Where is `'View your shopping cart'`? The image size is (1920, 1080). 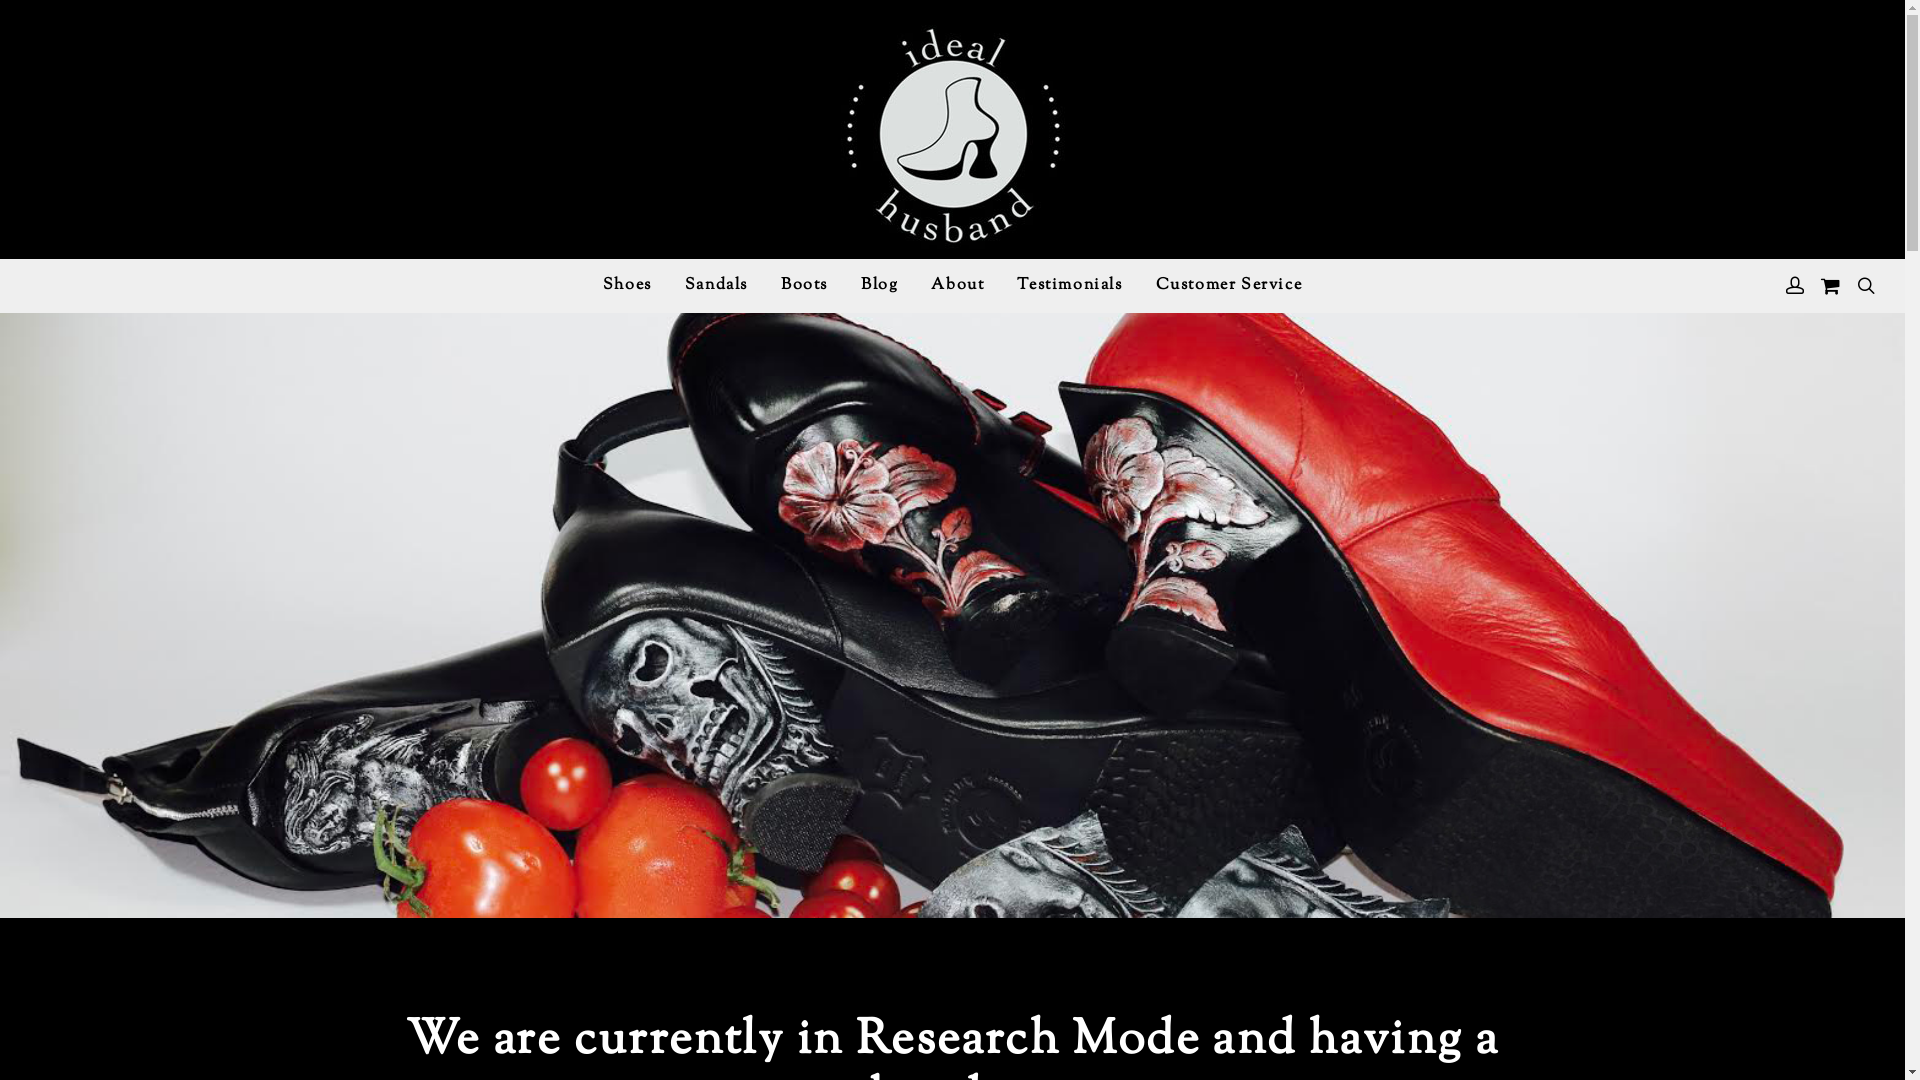
'View your shopping cart' is located at coordinates (1820, 286).